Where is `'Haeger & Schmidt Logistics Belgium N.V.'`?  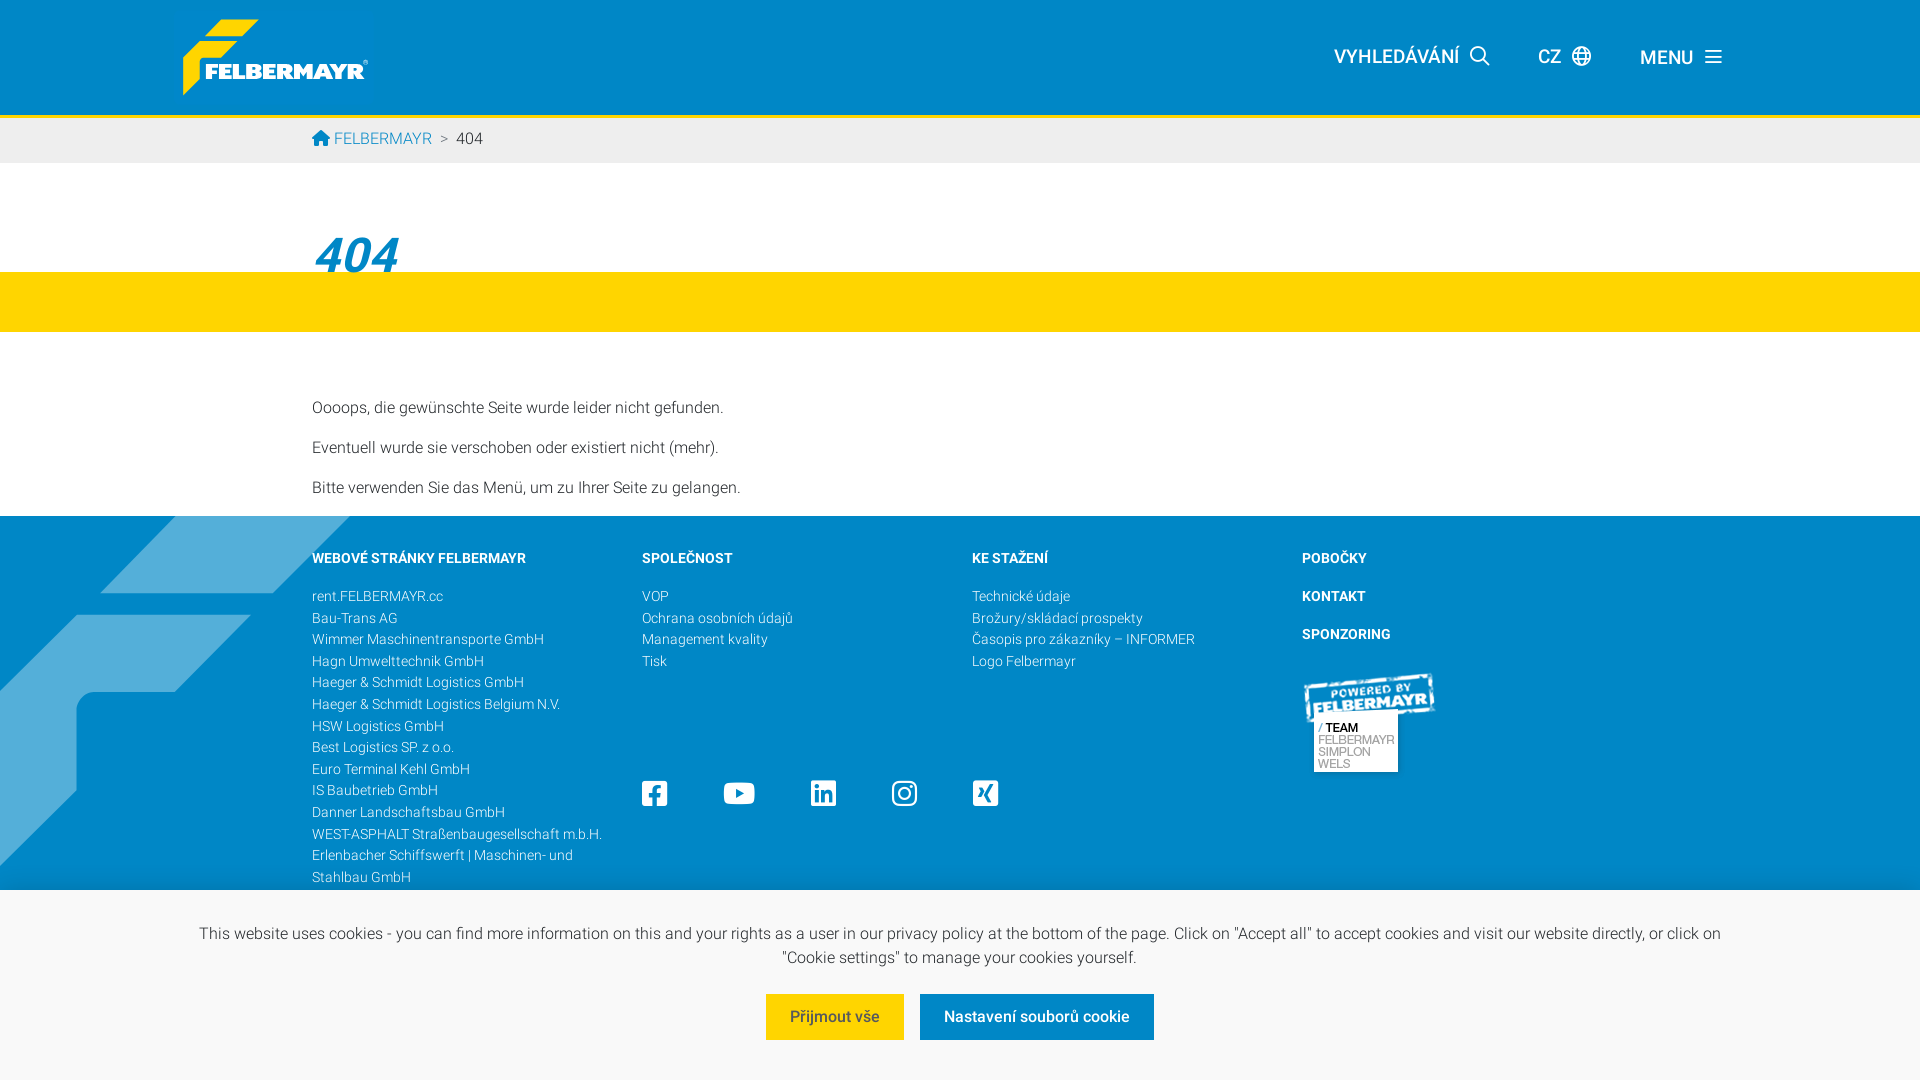
'Haeger & Schmidt Logistics Belgium N.V.' is located at coordinates (435, 703).